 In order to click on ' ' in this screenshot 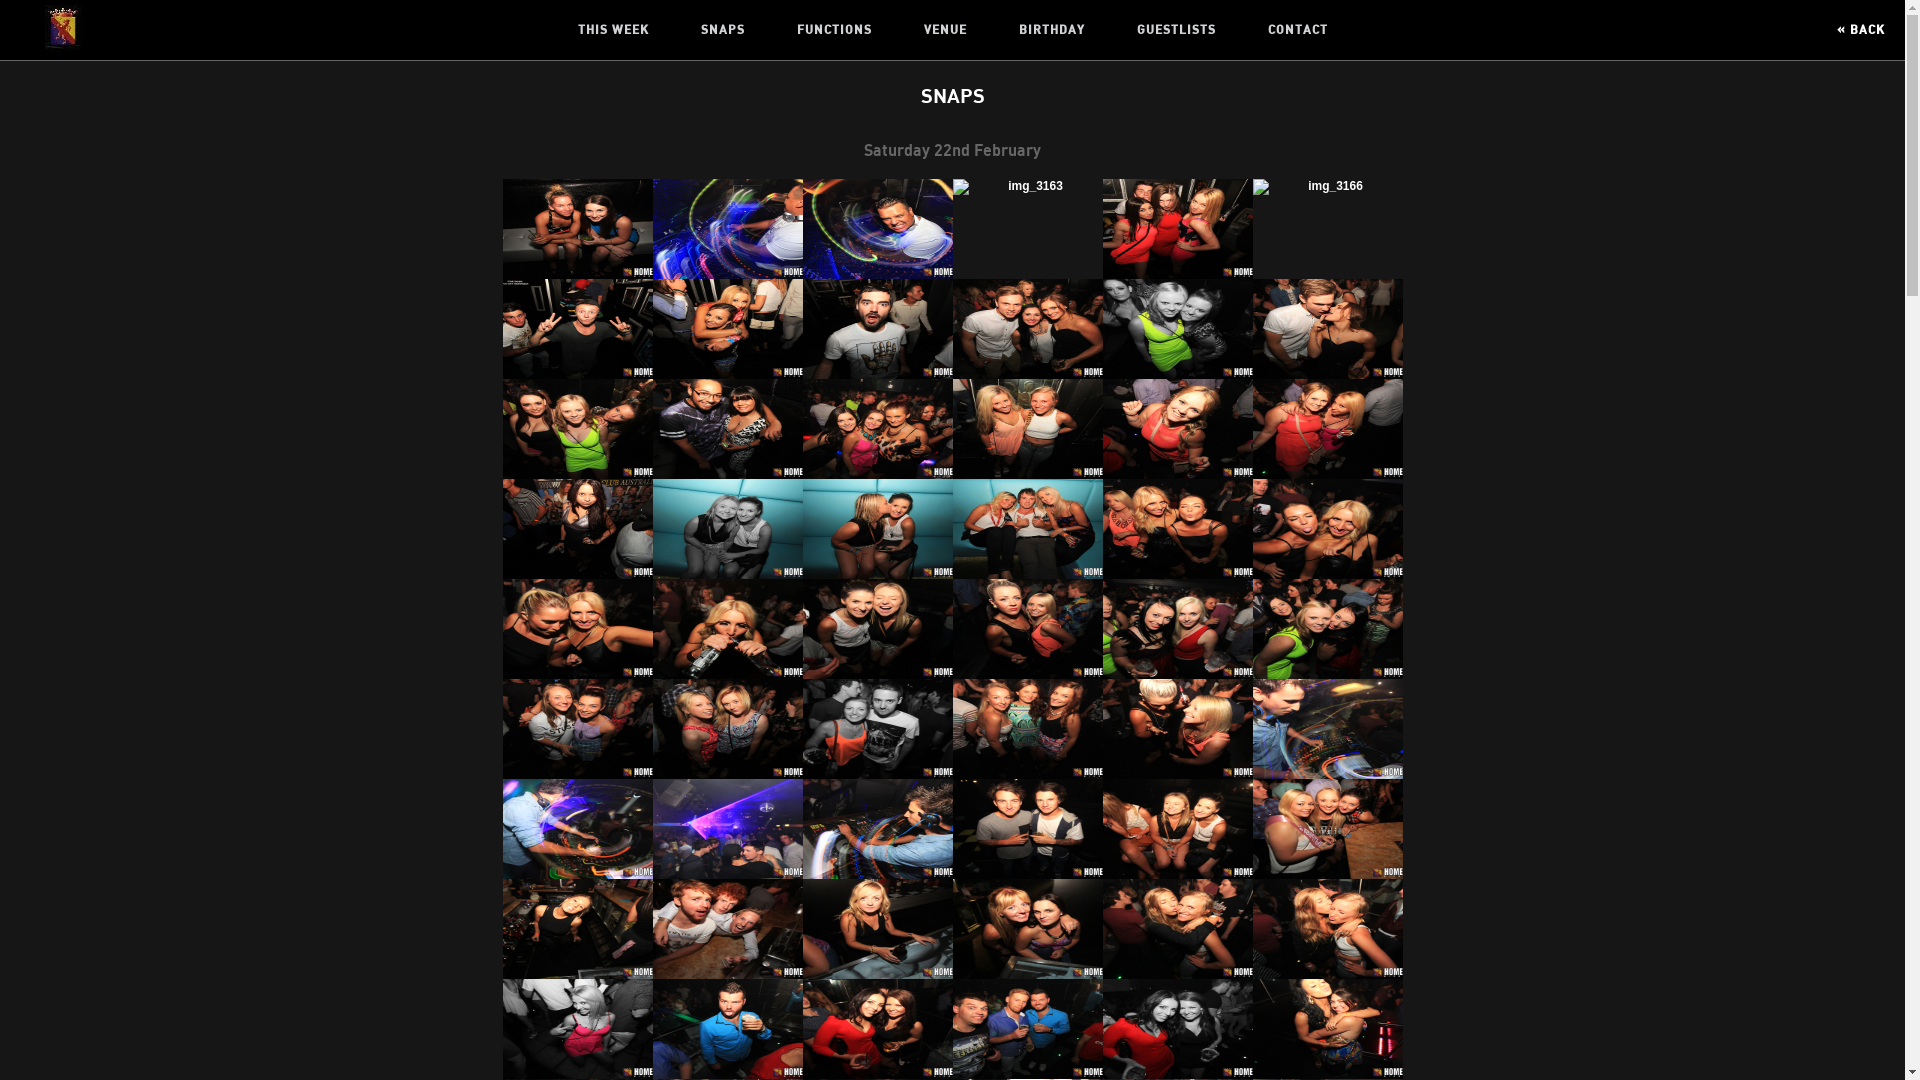, I will do `click(877, 527)`.